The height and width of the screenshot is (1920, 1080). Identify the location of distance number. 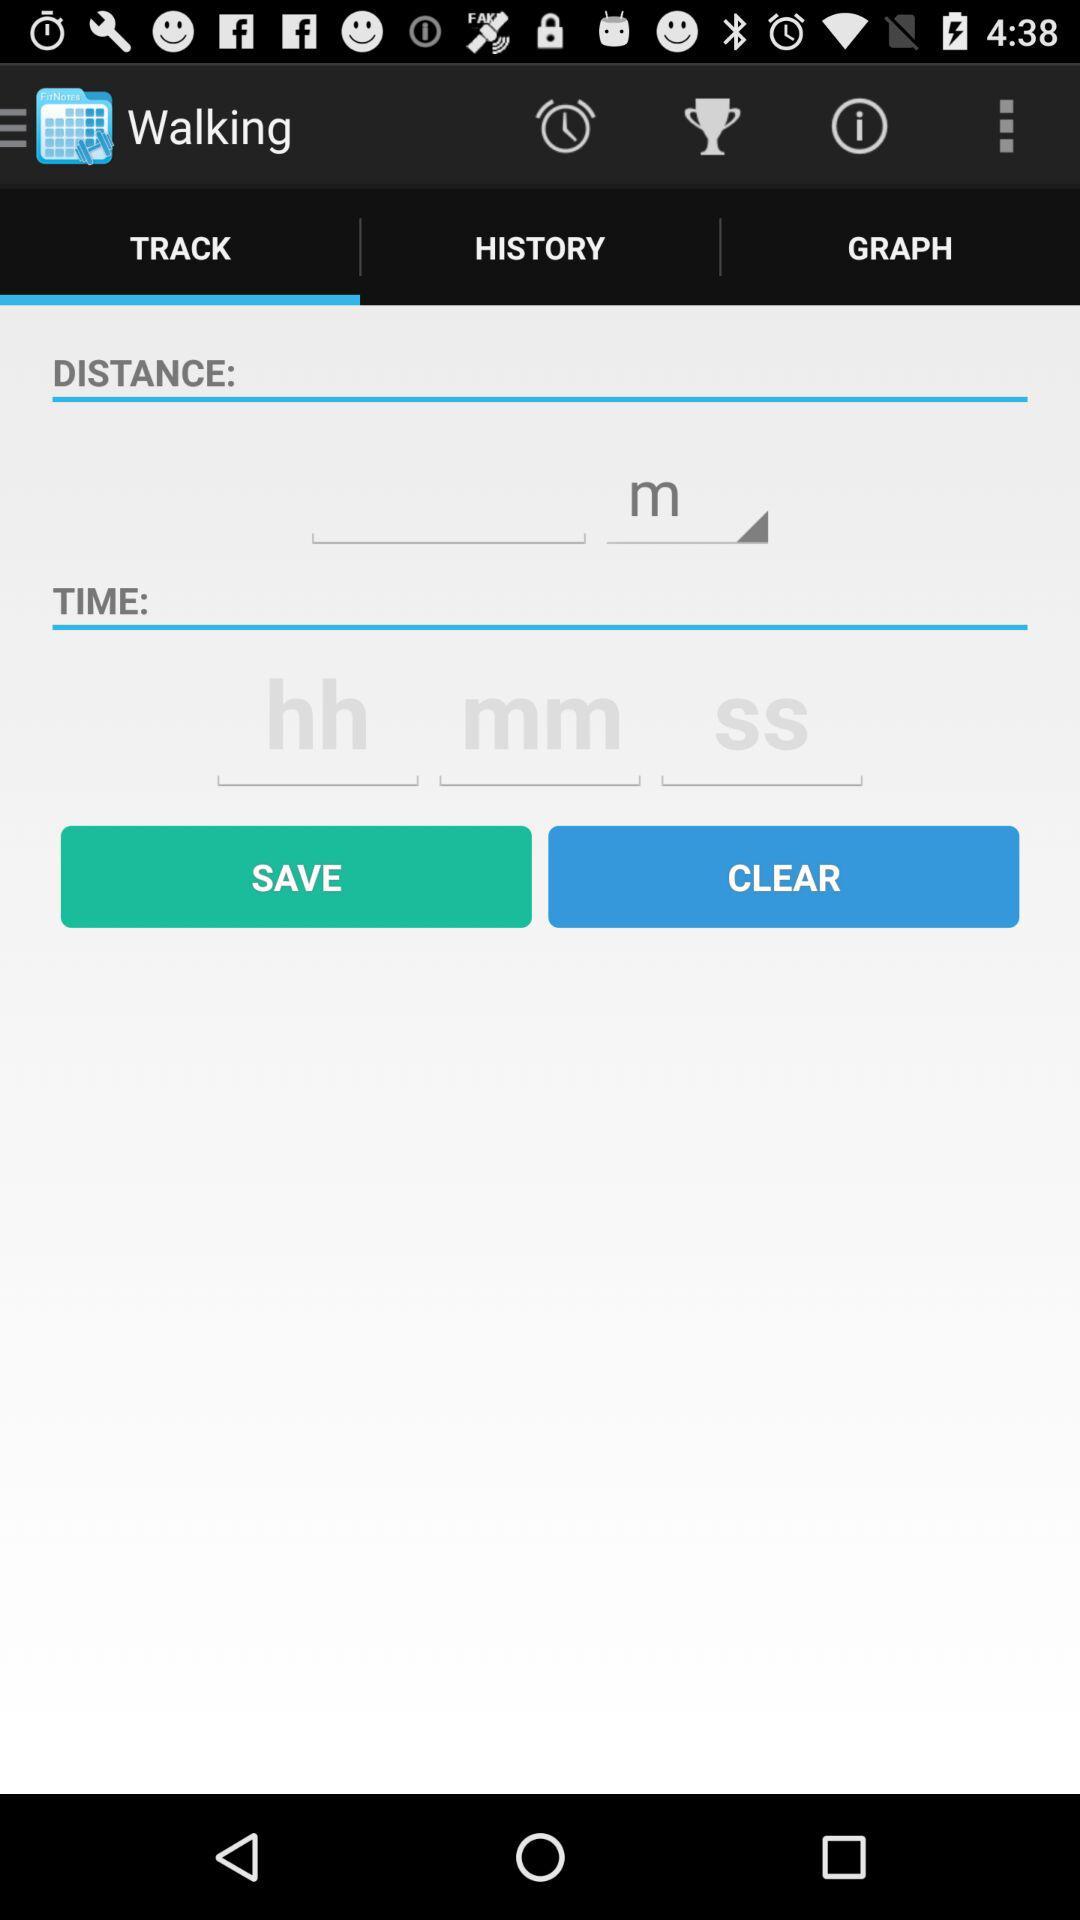
(447, 477).